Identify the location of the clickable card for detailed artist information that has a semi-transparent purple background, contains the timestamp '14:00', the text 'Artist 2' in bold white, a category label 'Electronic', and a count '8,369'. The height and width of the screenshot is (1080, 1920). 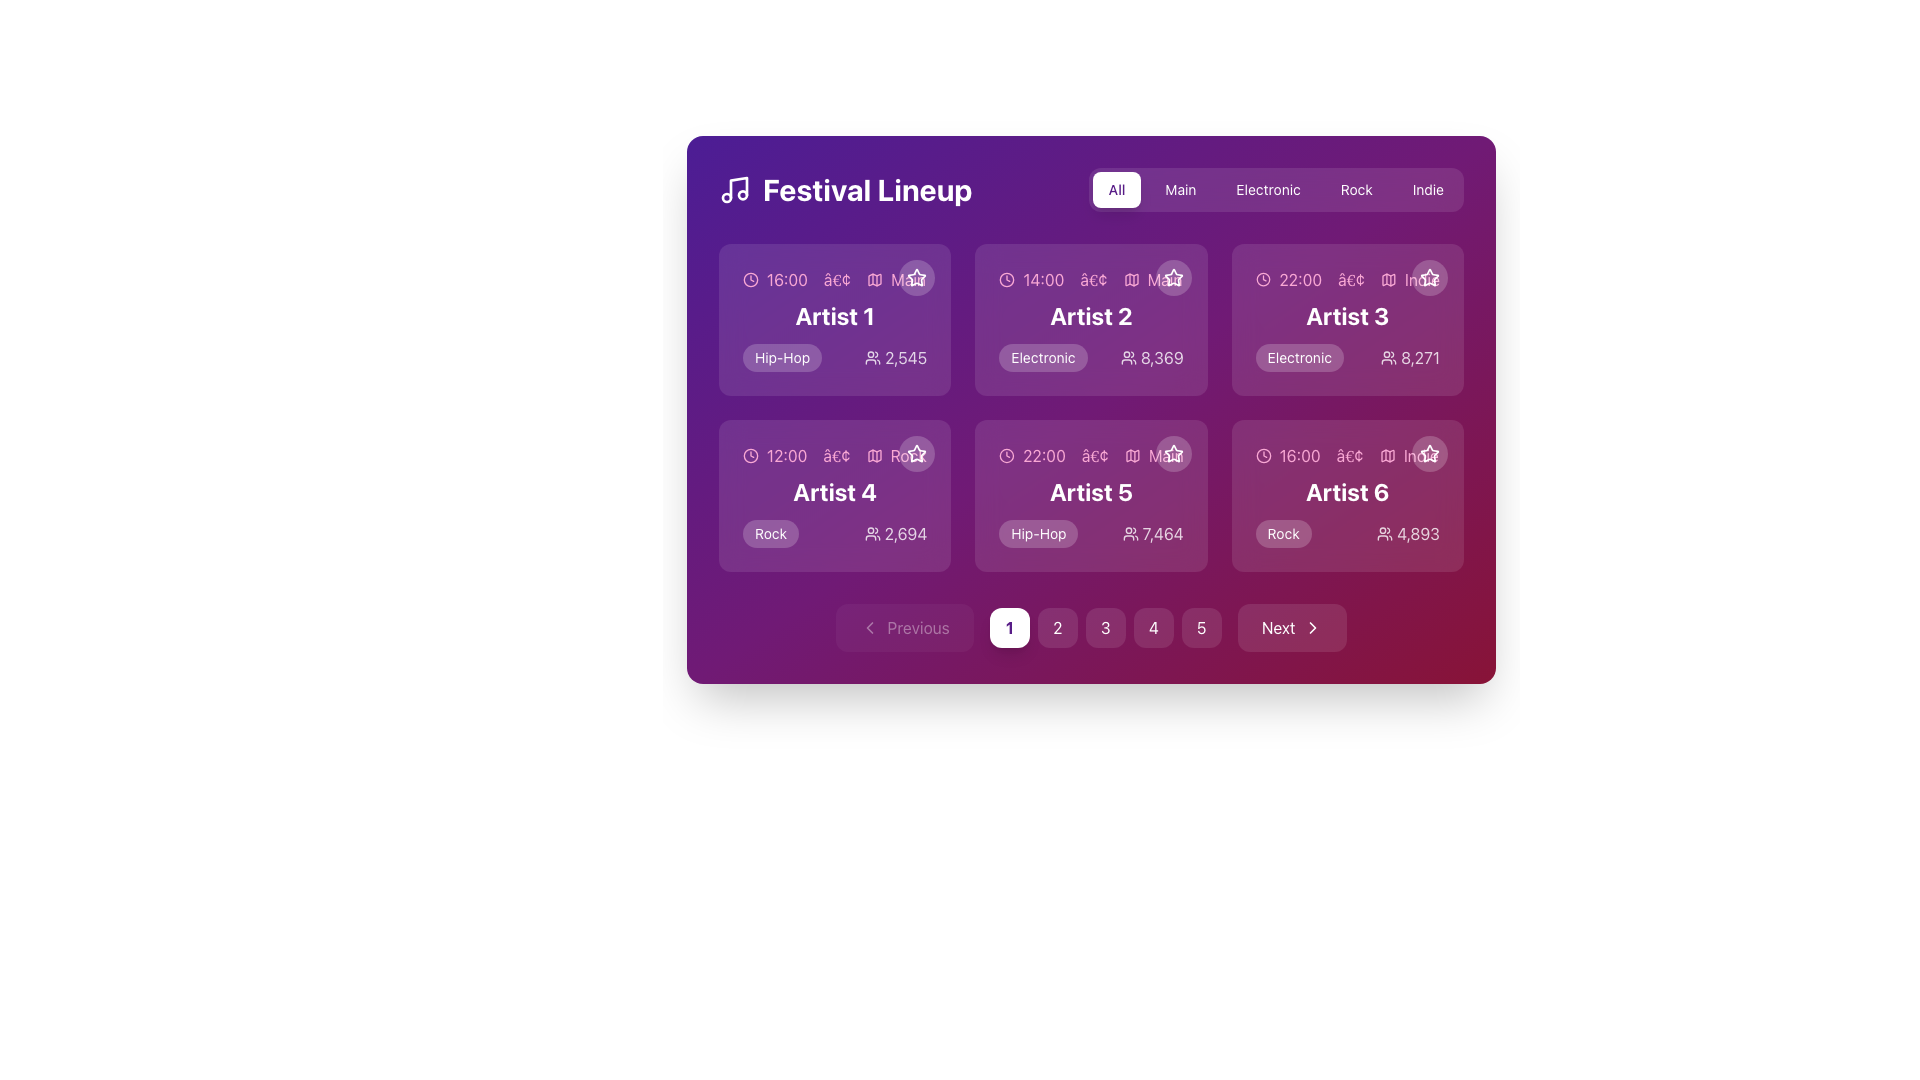
(1090, 319).